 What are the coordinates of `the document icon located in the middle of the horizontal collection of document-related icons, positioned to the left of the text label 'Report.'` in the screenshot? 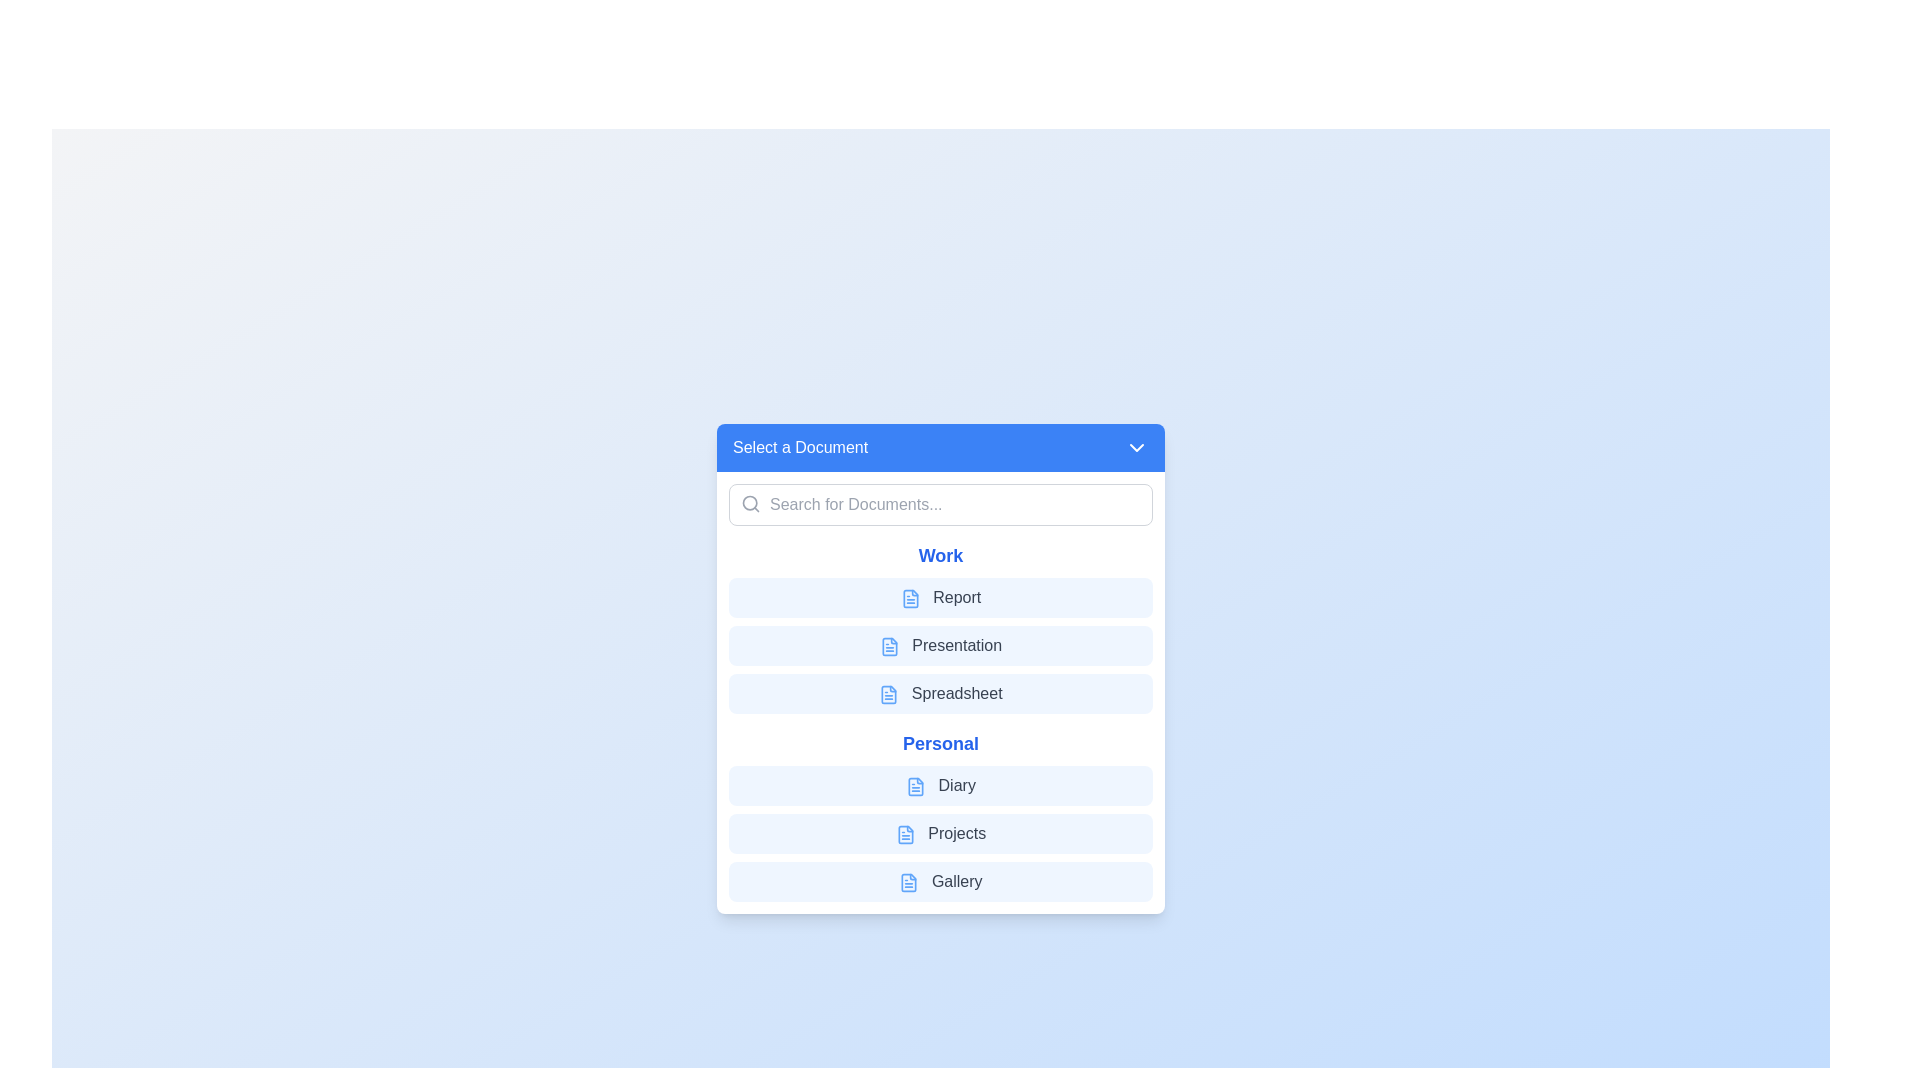 It's located at (909, 597).